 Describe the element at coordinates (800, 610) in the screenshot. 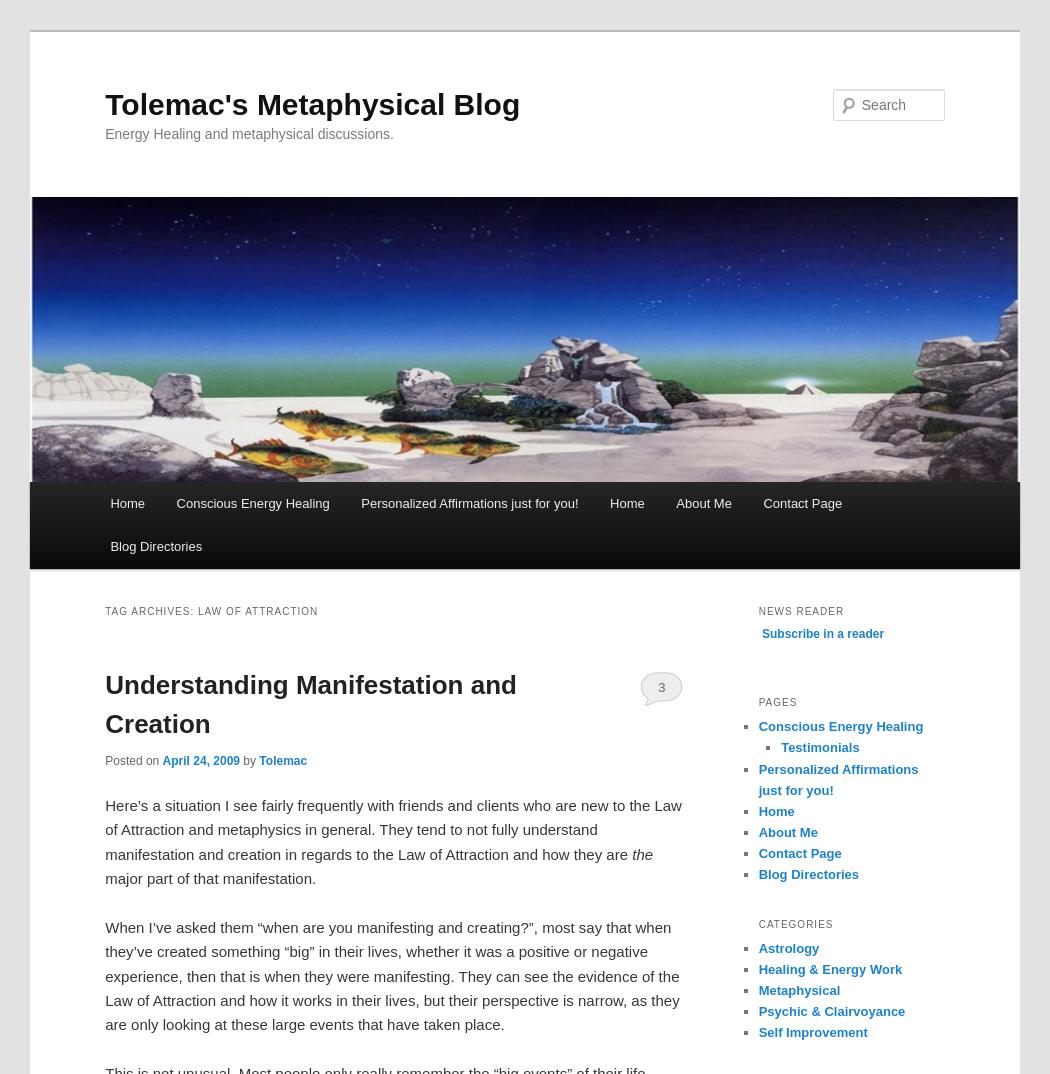

I see `'news reader'` at that location.